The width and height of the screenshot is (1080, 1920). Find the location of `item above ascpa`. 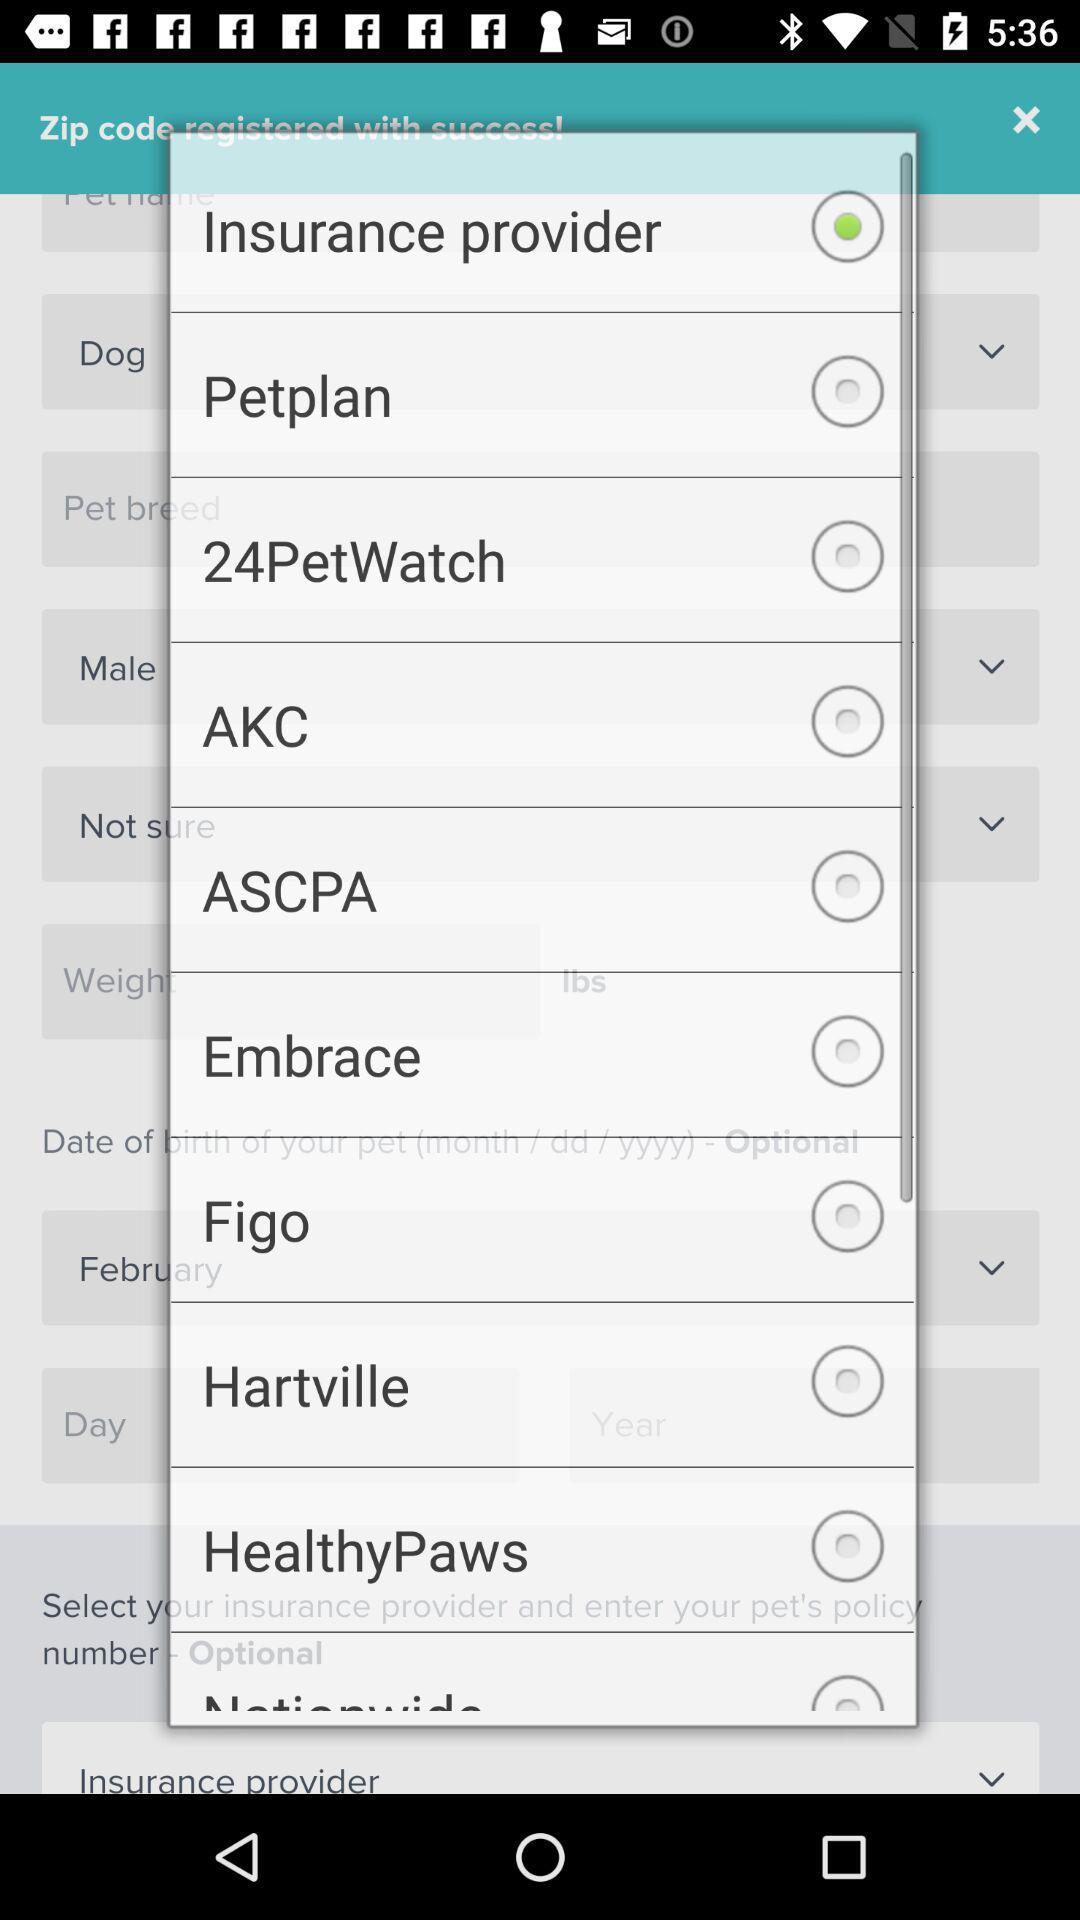

item above ascpa is located at coordinates (542, 719).